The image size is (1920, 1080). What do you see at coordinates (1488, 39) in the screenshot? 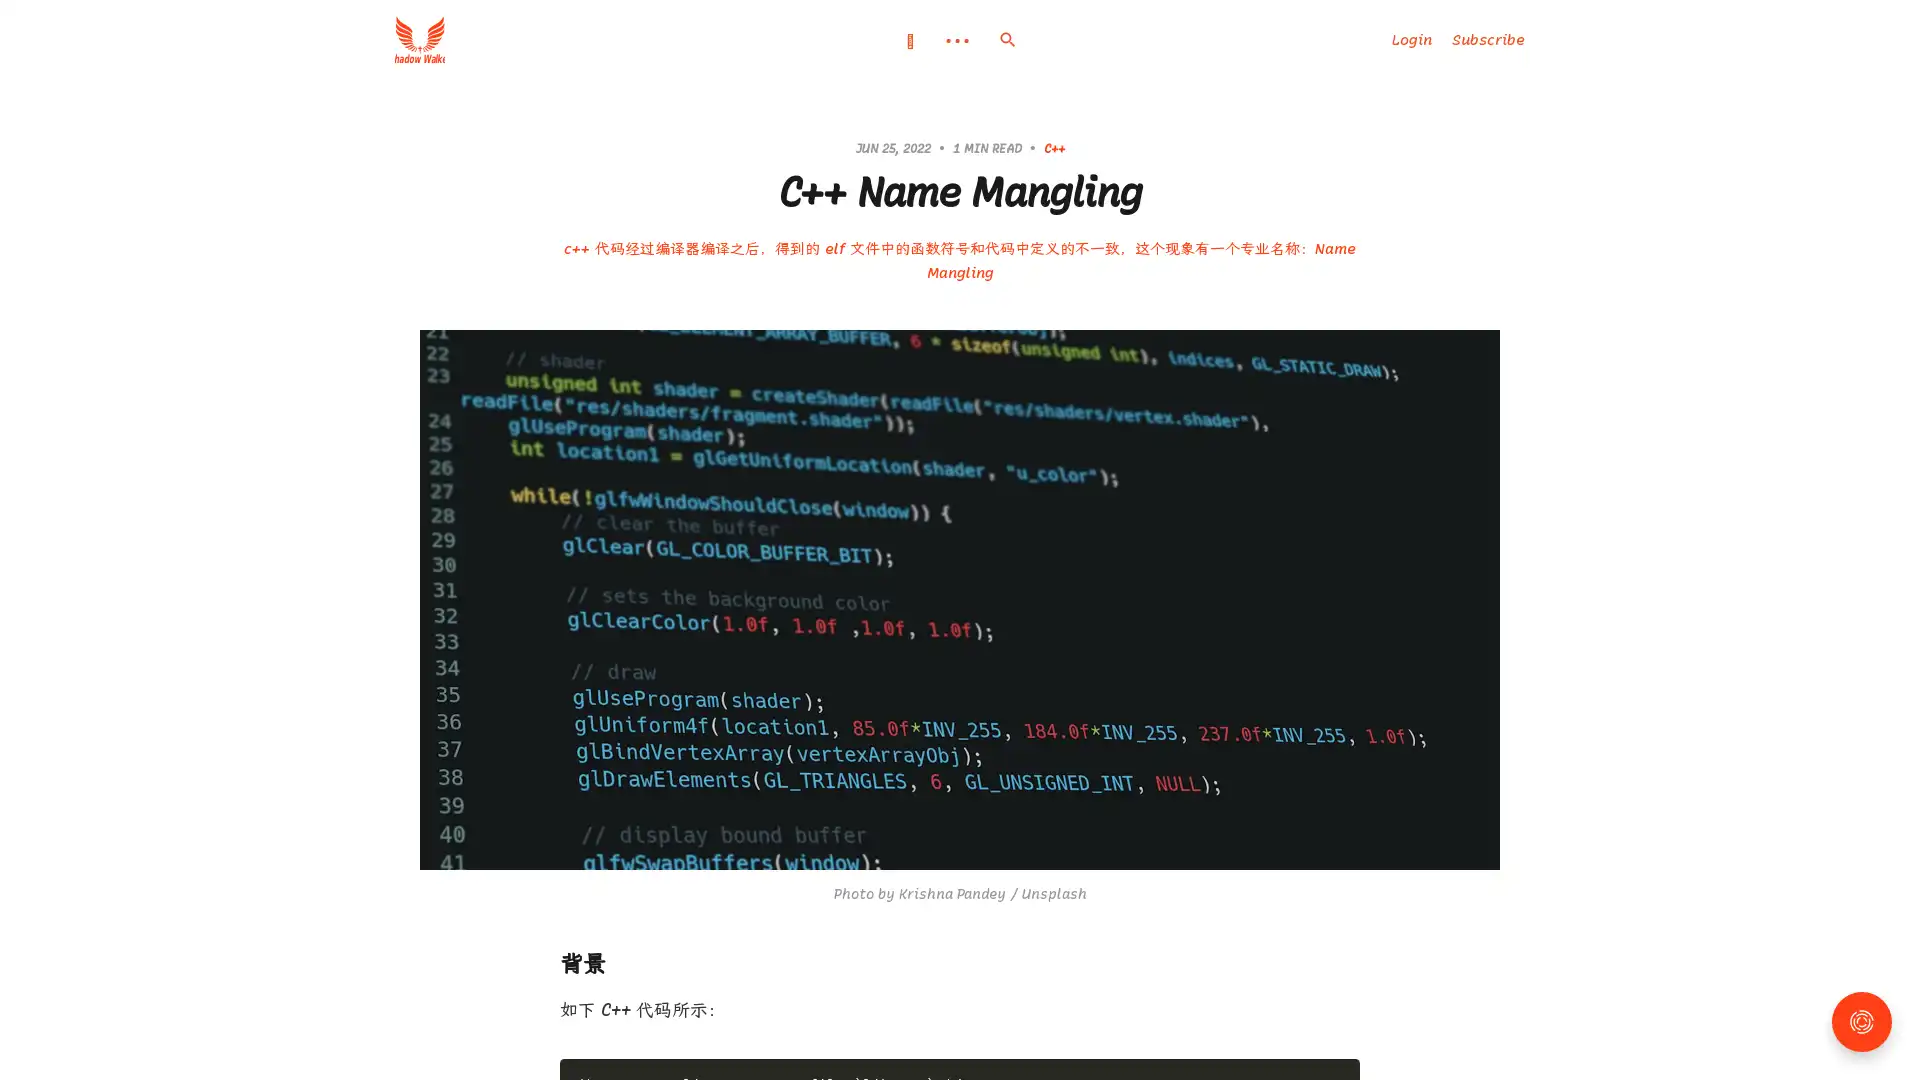
I see `Subscribe` at bounding box center [1488, 39].